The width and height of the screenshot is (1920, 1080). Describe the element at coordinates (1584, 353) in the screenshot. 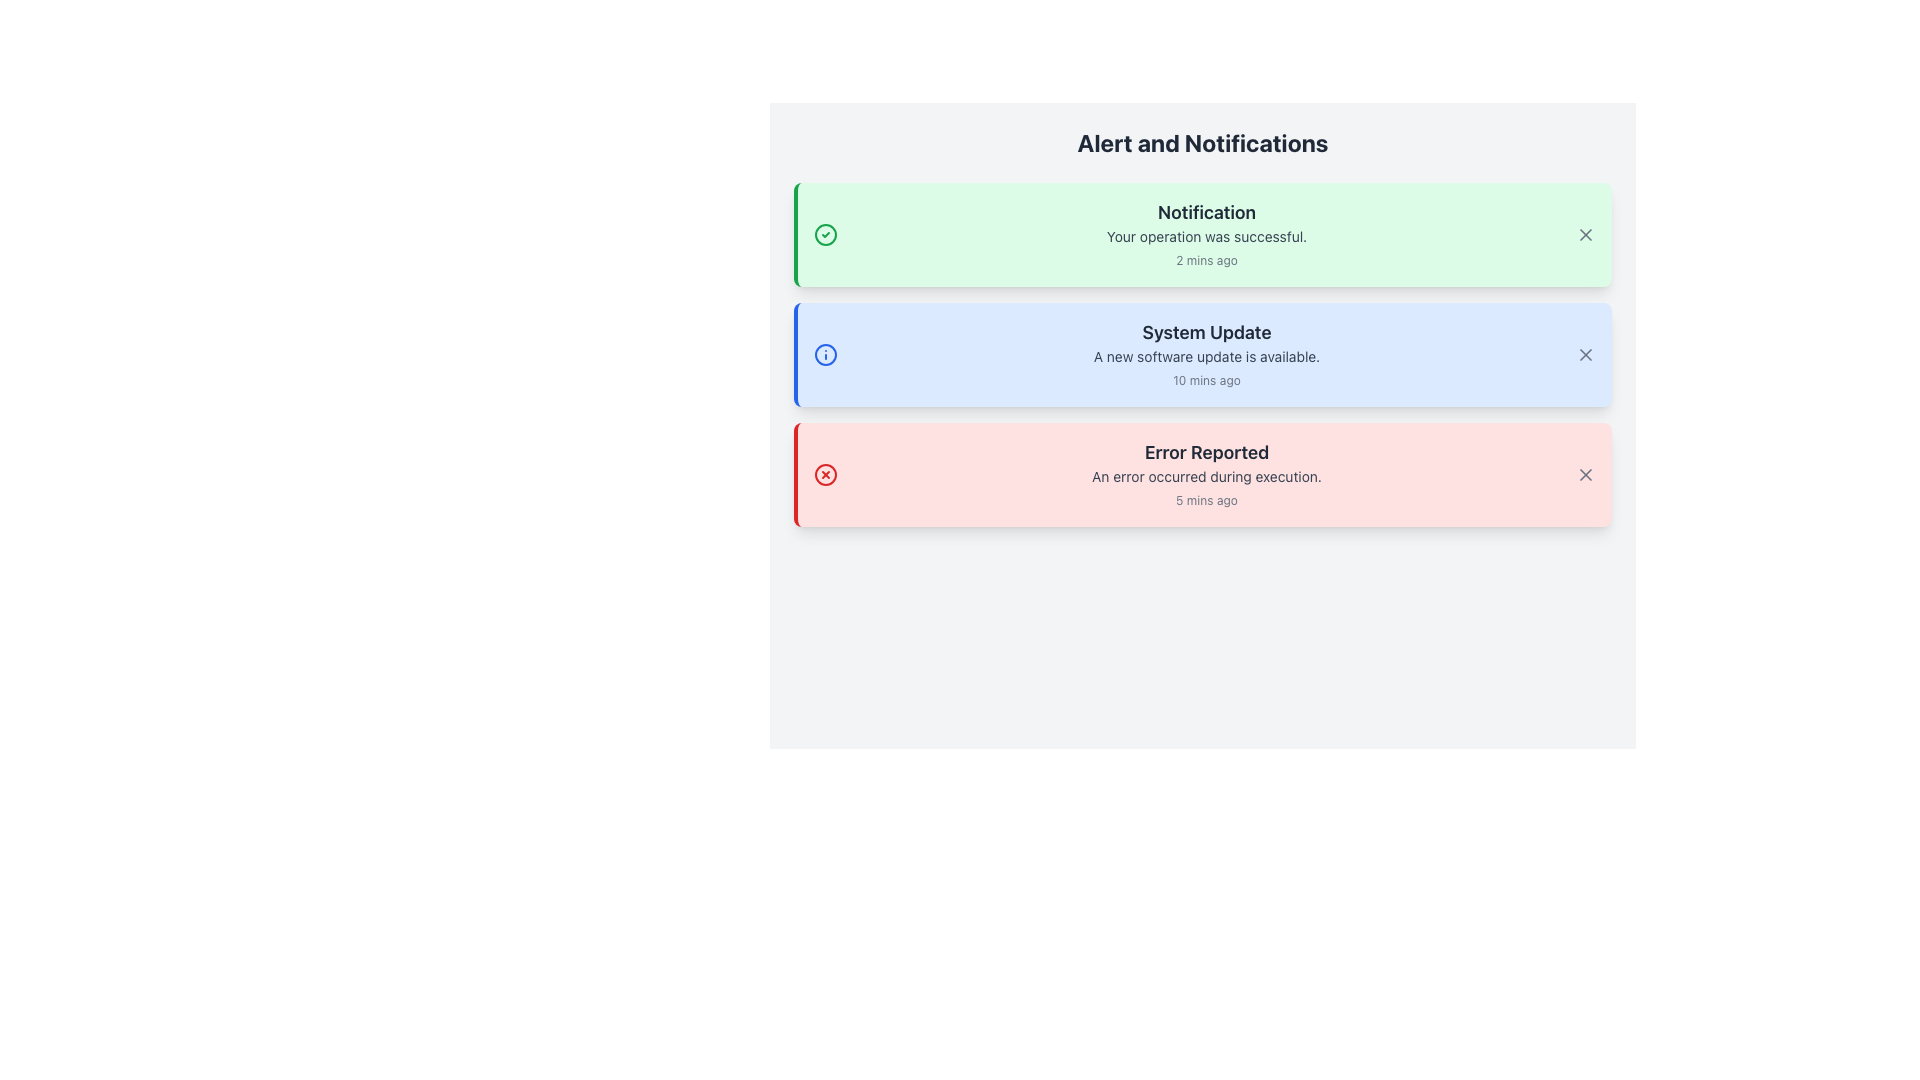

I see `the close 'X' button located at the far right of the 'System Update' notification` at that location.